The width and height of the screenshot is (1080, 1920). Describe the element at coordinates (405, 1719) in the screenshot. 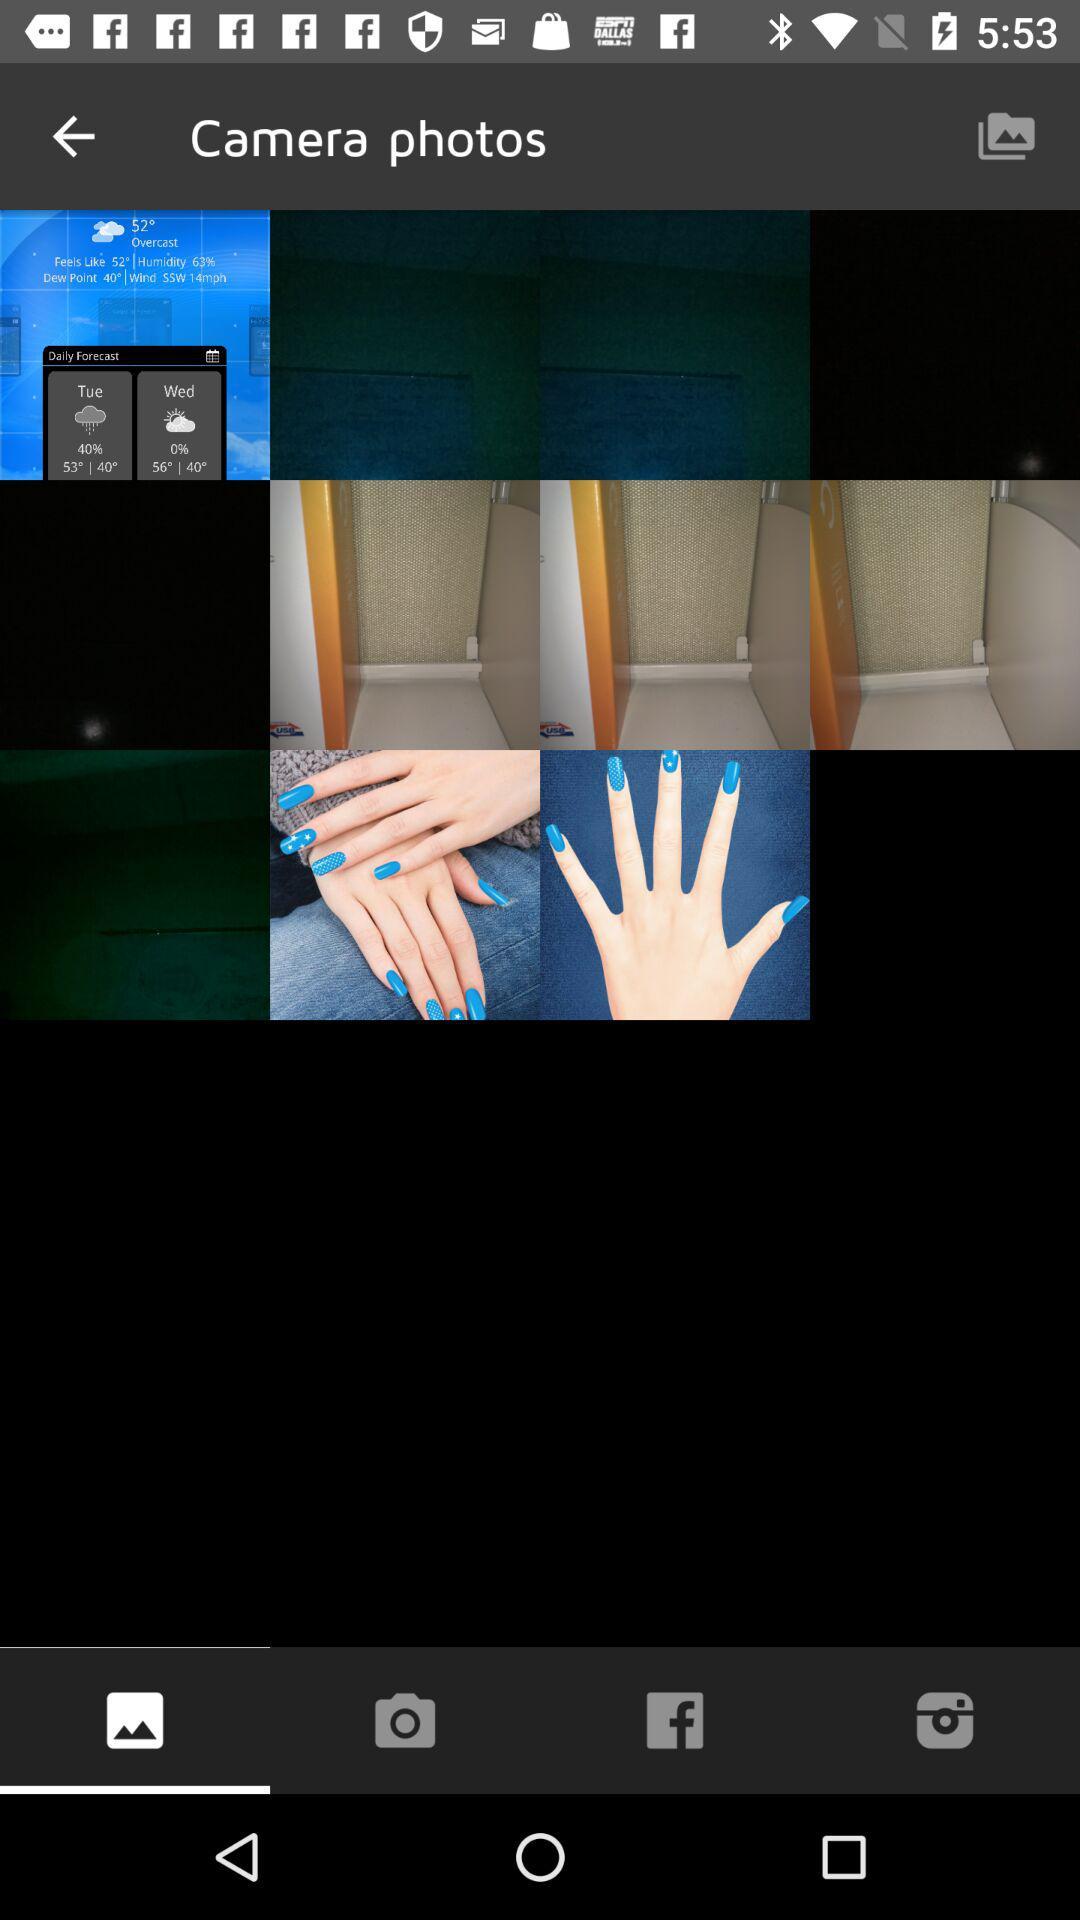

I see `the photo icon` at that location.